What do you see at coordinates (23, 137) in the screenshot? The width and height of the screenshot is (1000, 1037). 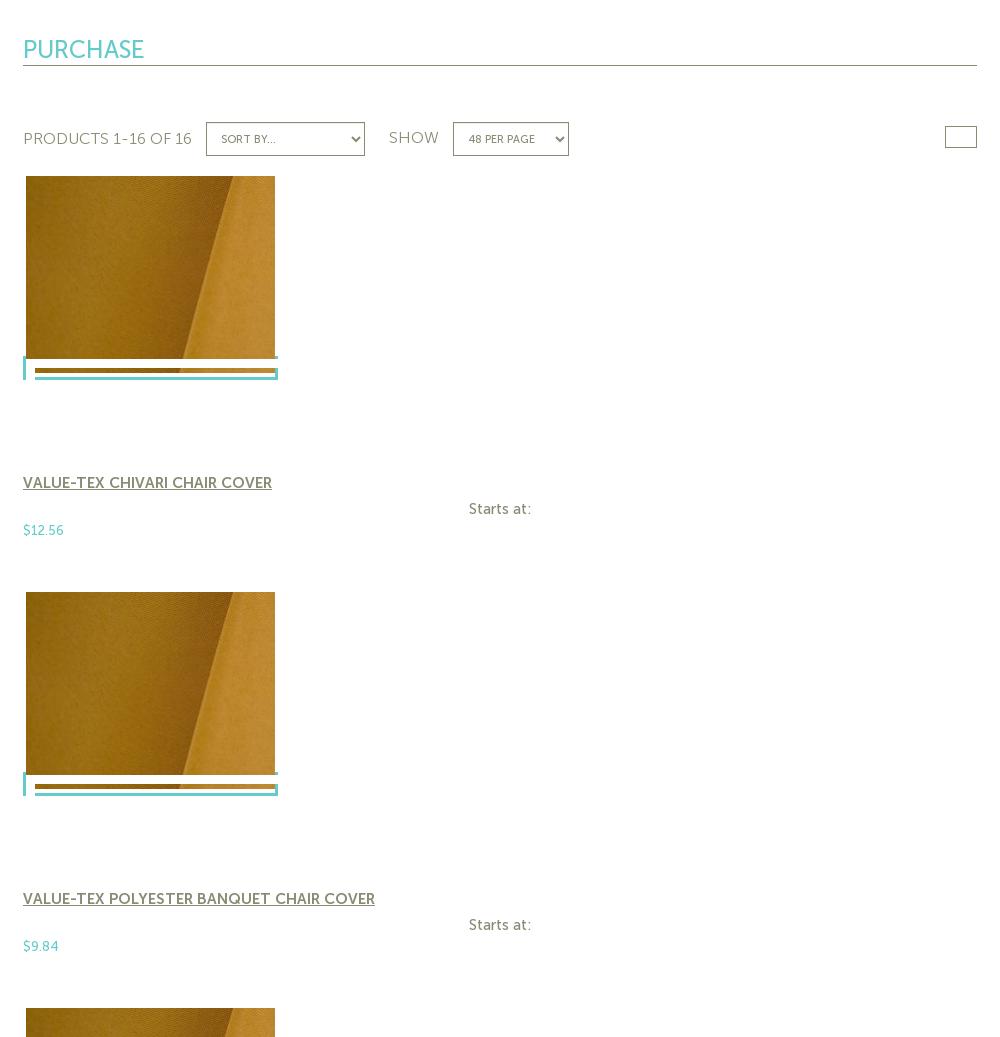 I see `'Products'` at bounding box center [23, 137].